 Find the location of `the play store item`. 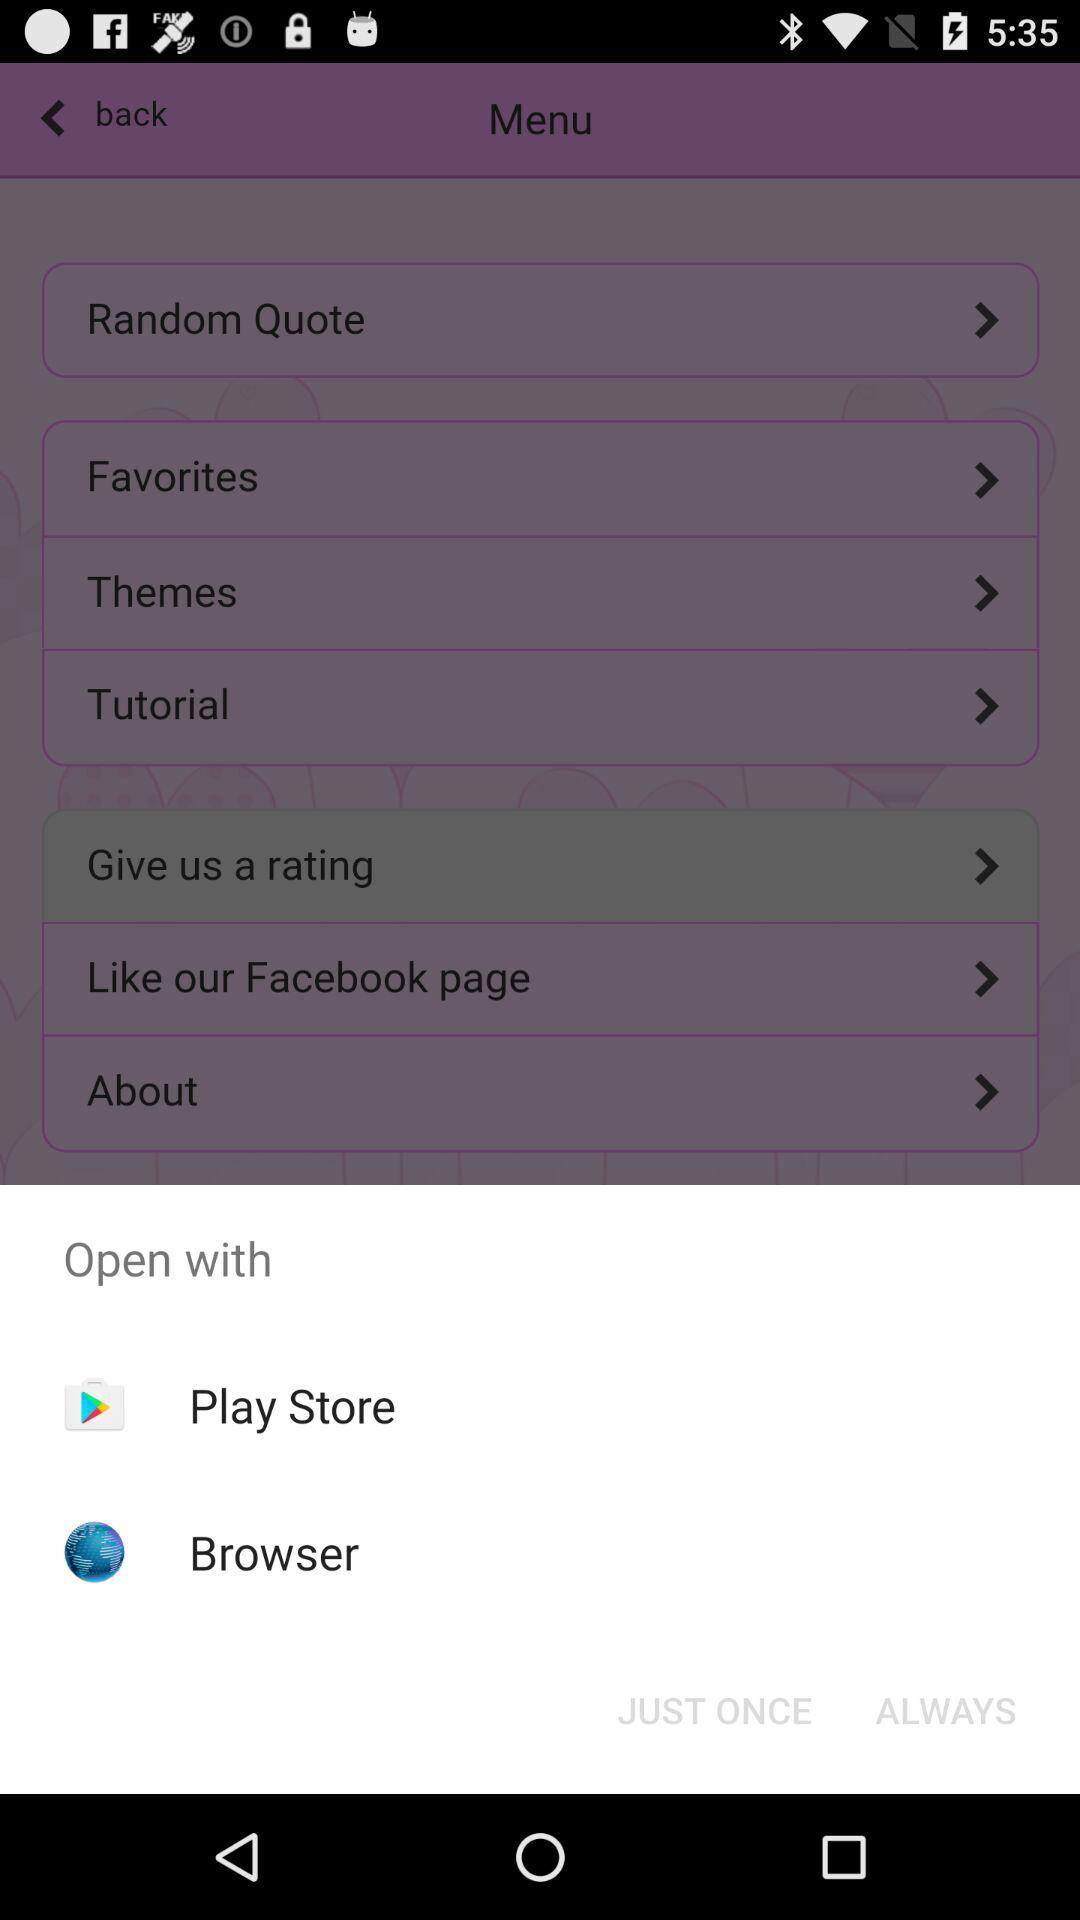

the play store item is located at coordinates (292, 1404).